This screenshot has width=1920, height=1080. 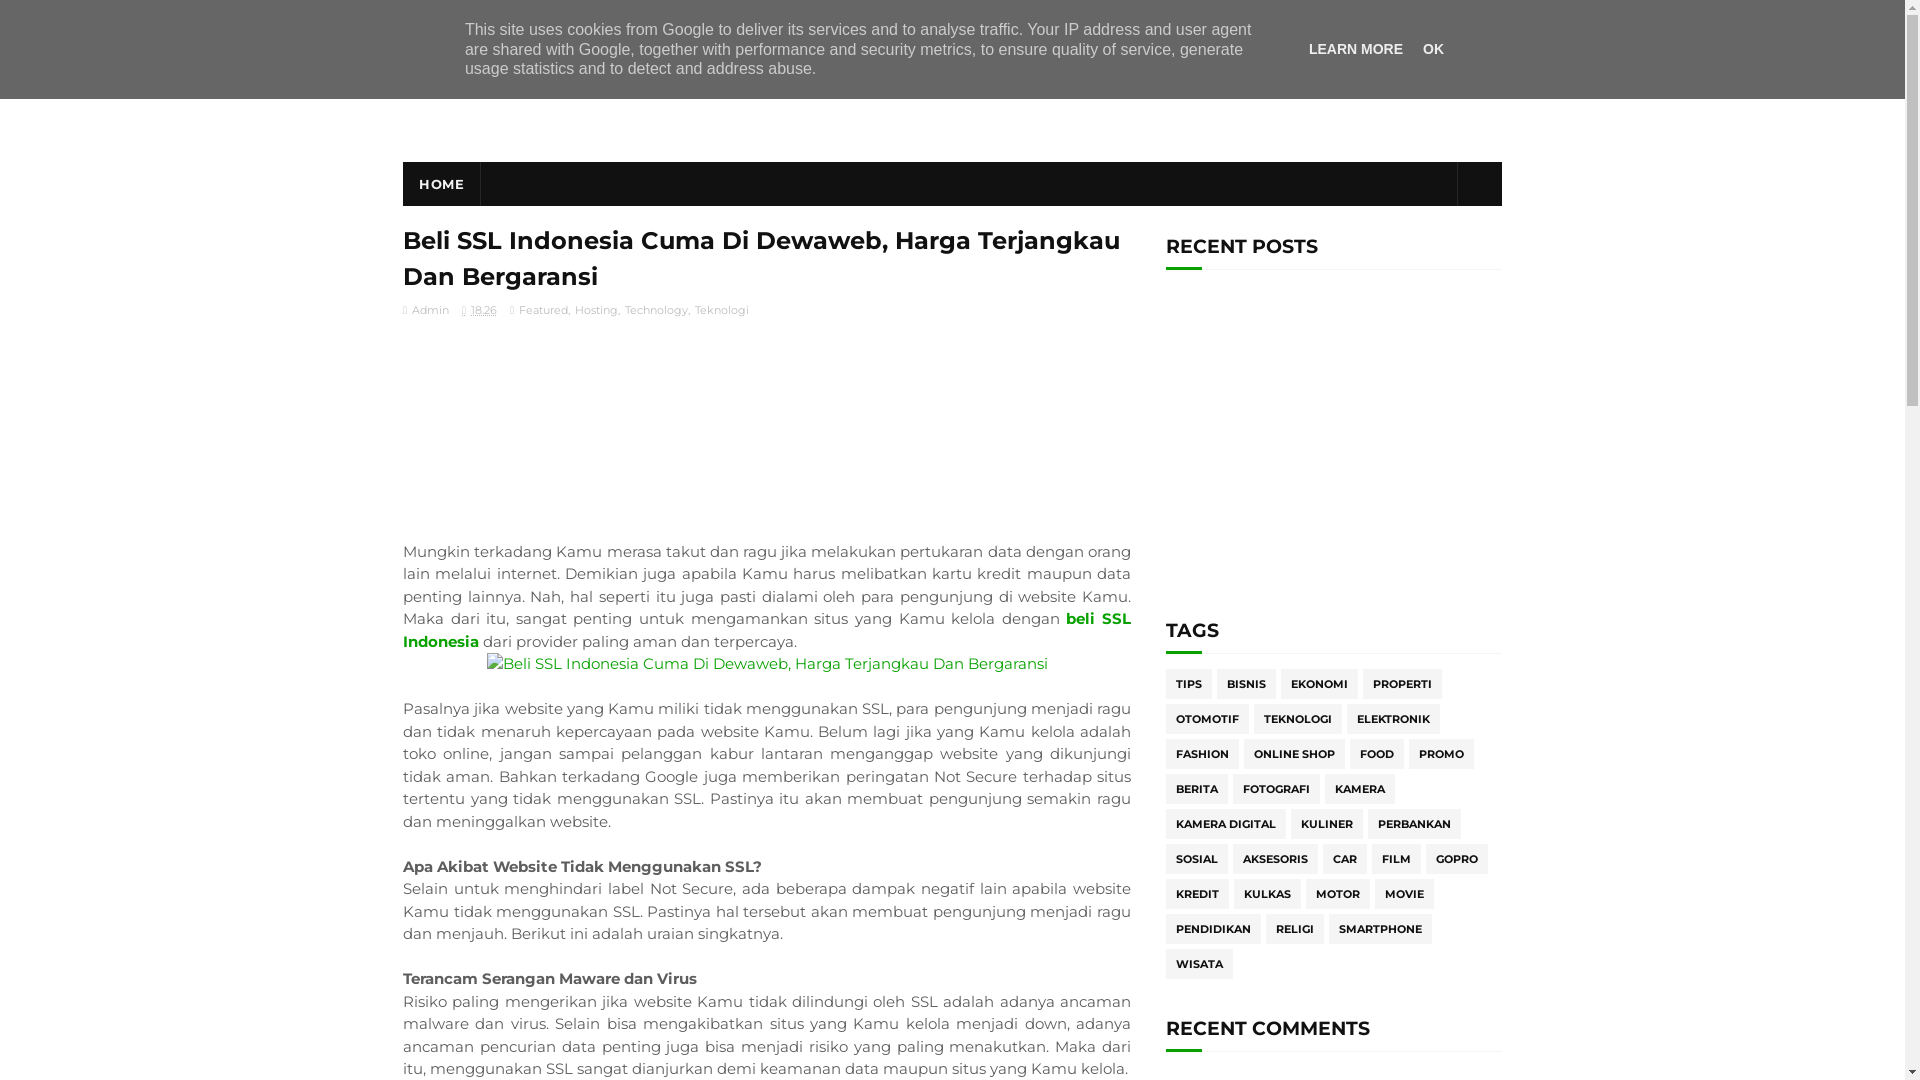 I want to click on 'KREDIT', so click(x=1197, y=893).